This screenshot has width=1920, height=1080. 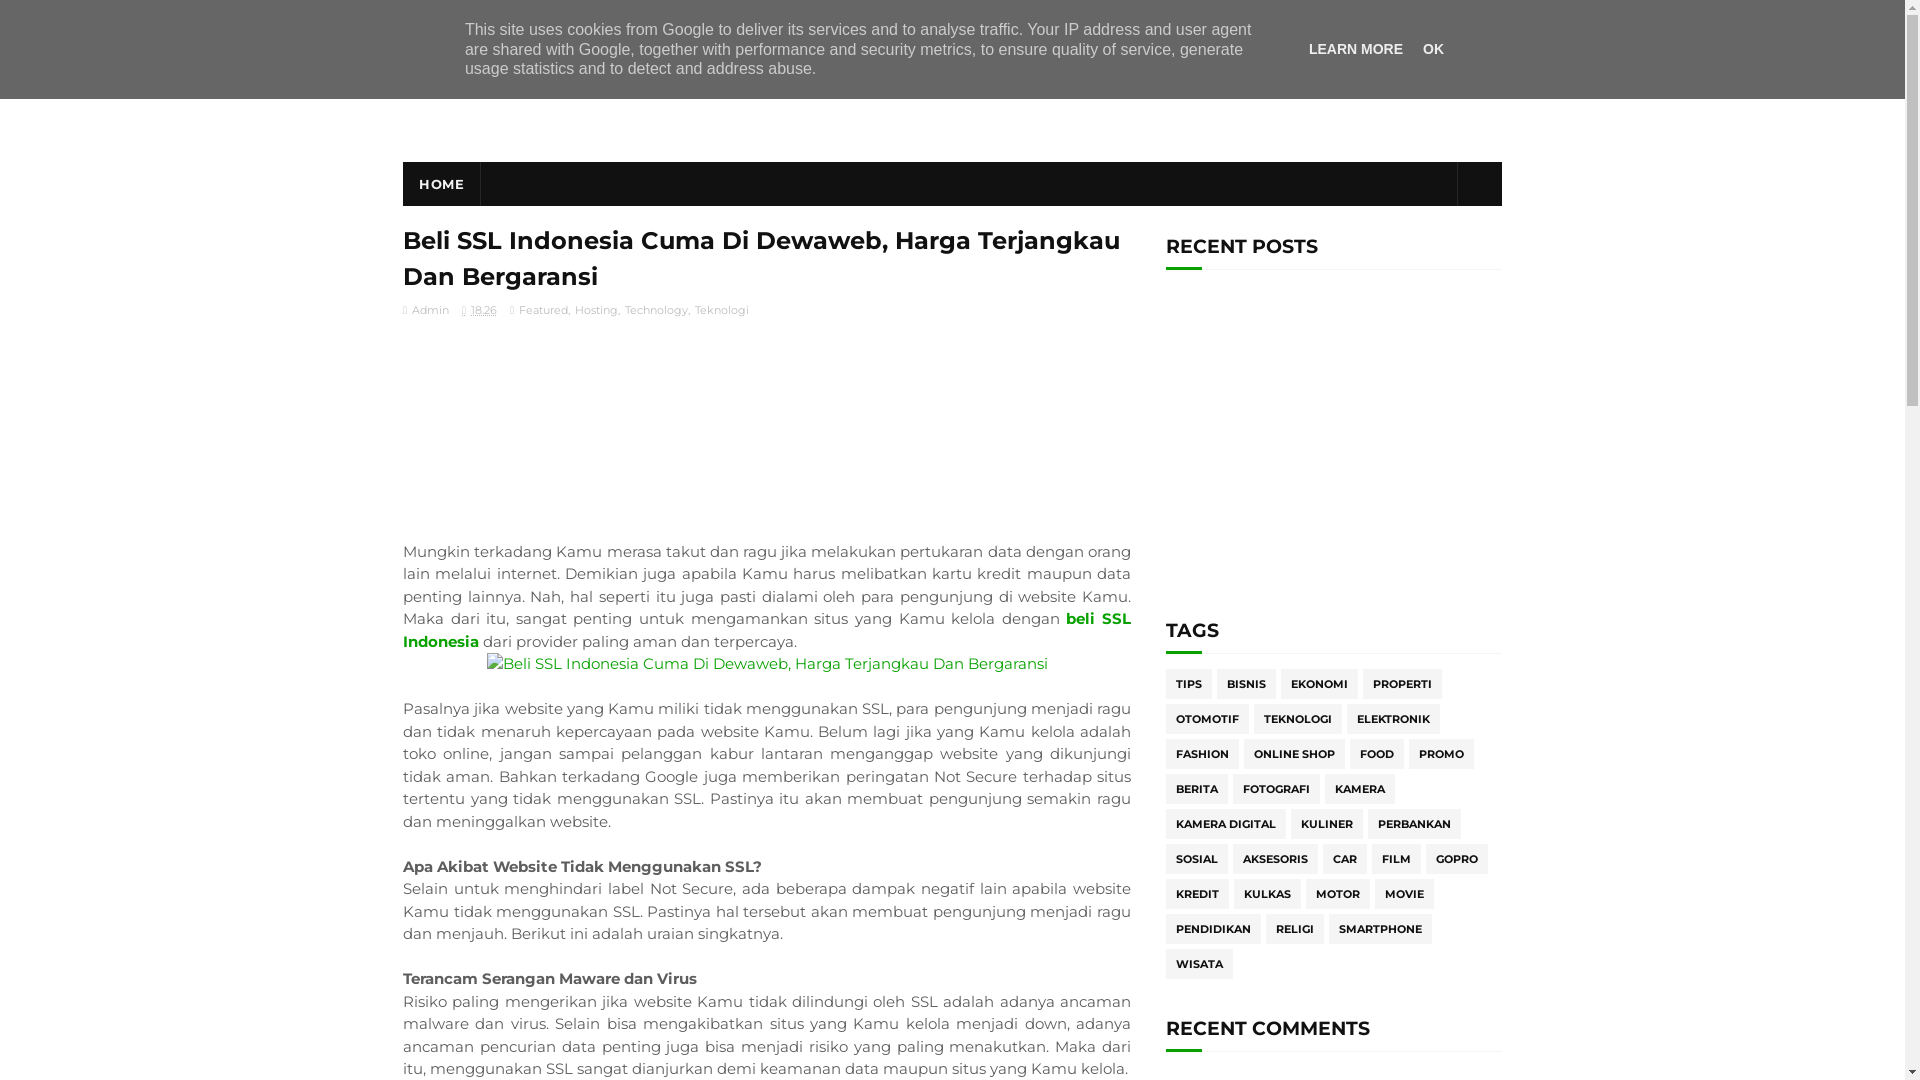 I want to click on 'KREDIT', so click(x=1197, y=893).